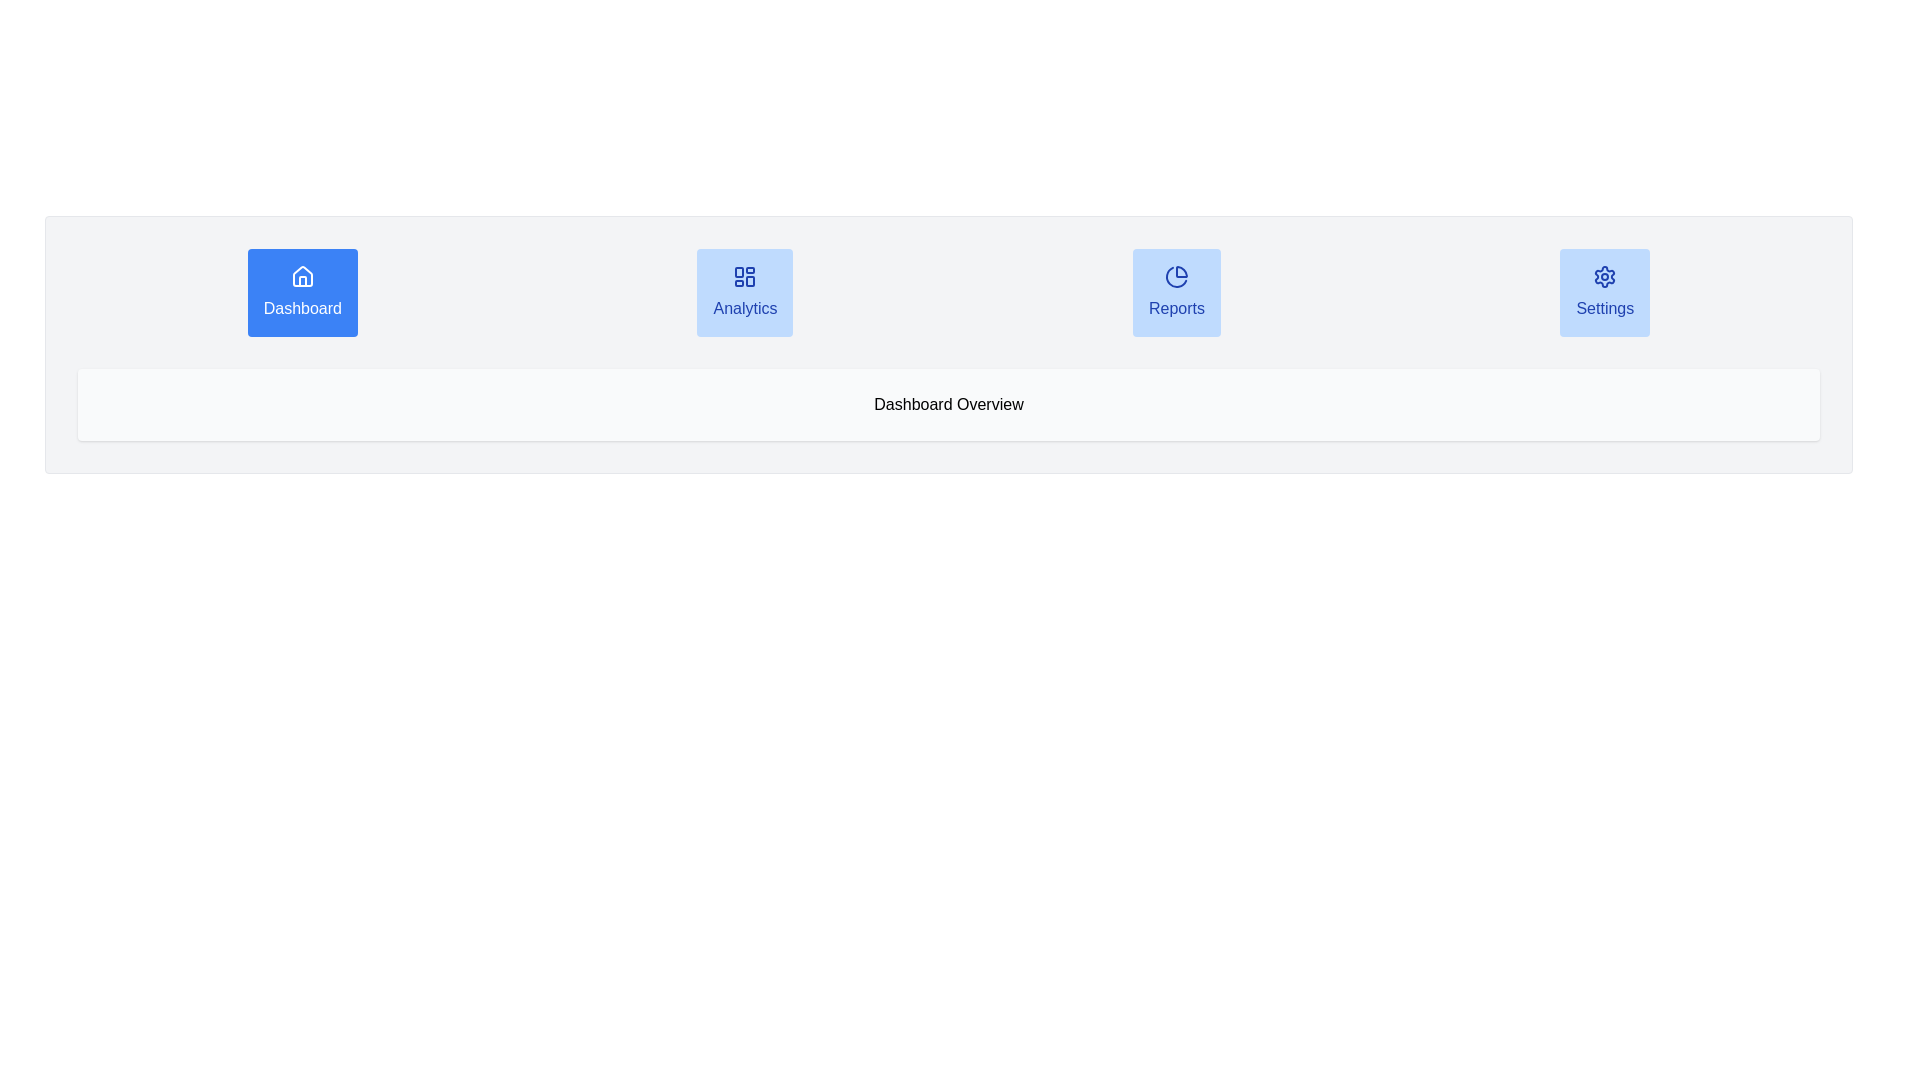 The width and height of the screenshot is (1920, 1080). Describe the element at coordinates (301, 277) in the screenshot. I see `the 'Dashboard' navigation button icon located at the top-left section of the horizontal navigation bar, which is visually represented by an icon centered above the text 'Dashboard.'` at that location.